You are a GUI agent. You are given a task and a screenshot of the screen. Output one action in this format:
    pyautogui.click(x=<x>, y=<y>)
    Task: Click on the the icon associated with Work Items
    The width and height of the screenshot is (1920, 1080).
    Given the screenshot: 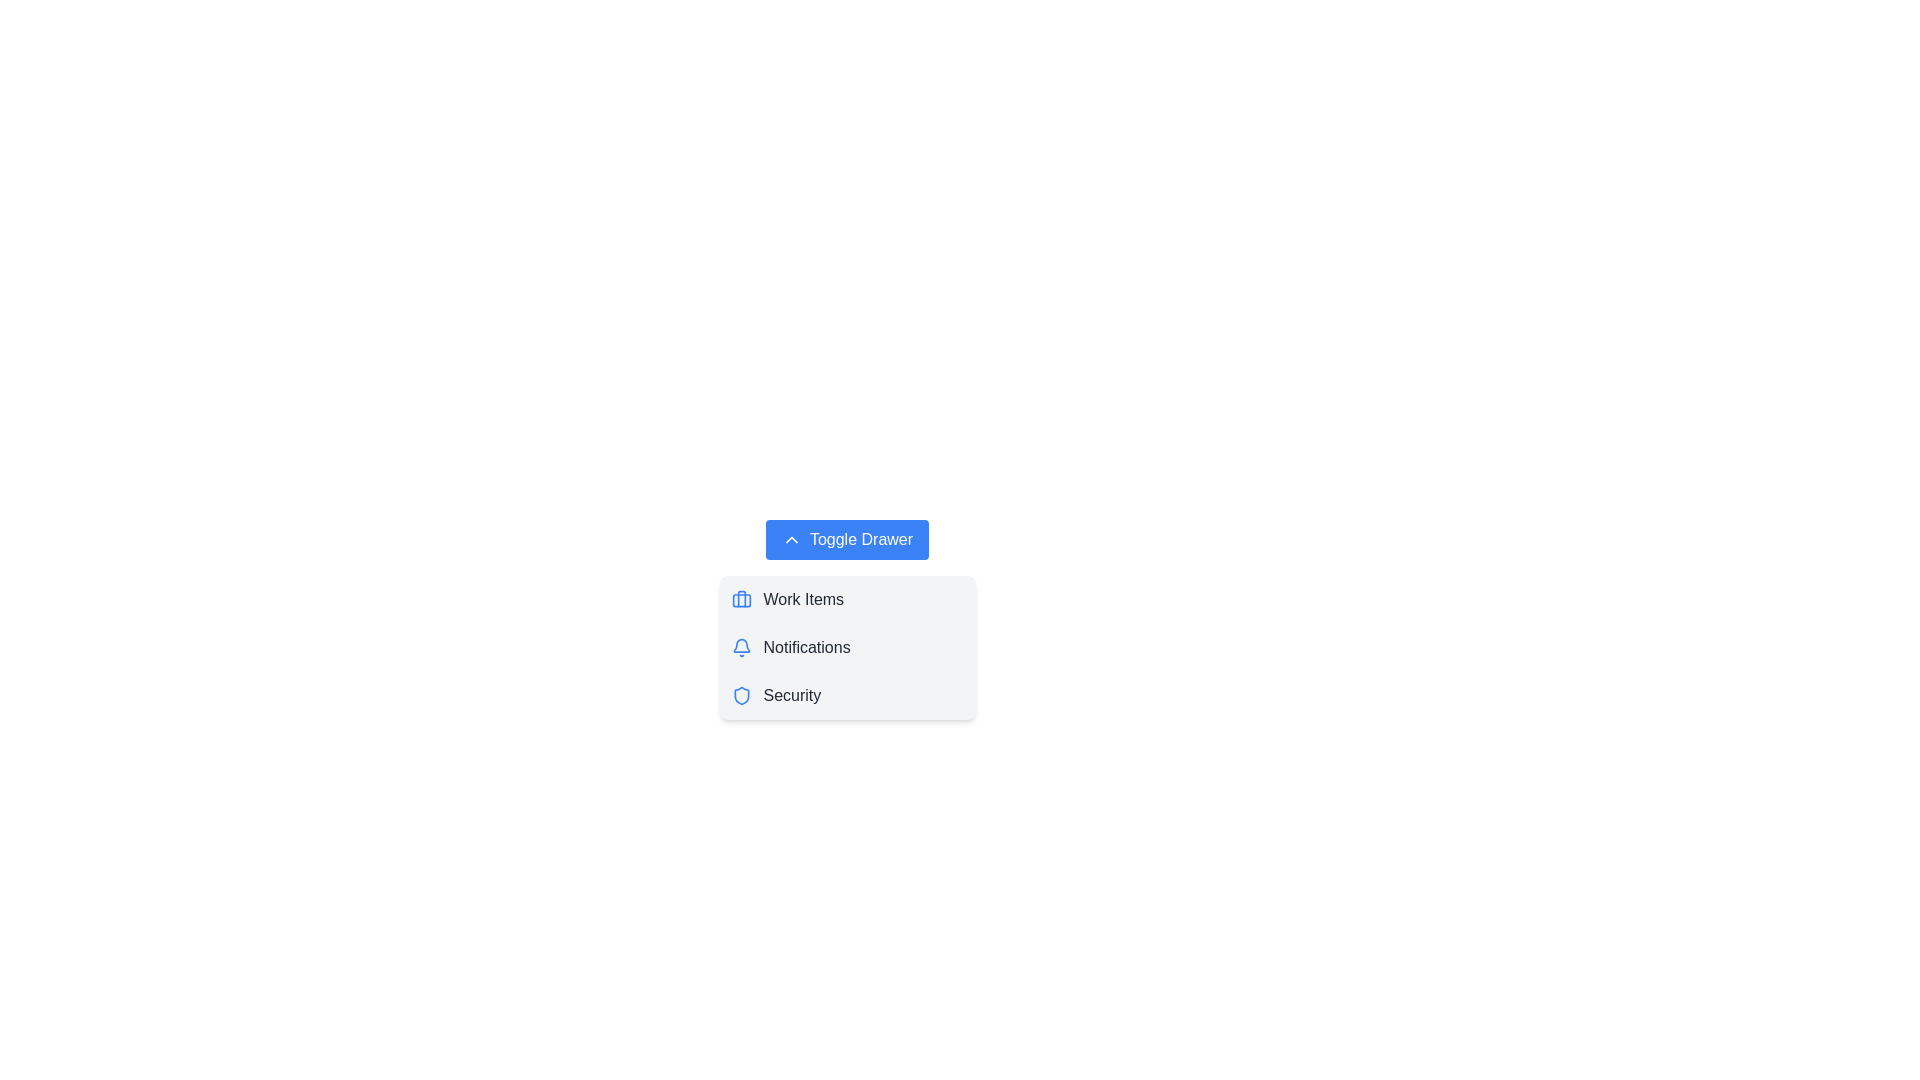 What is the action you would take?
    pyautogui.click(x=740, y=599)
    